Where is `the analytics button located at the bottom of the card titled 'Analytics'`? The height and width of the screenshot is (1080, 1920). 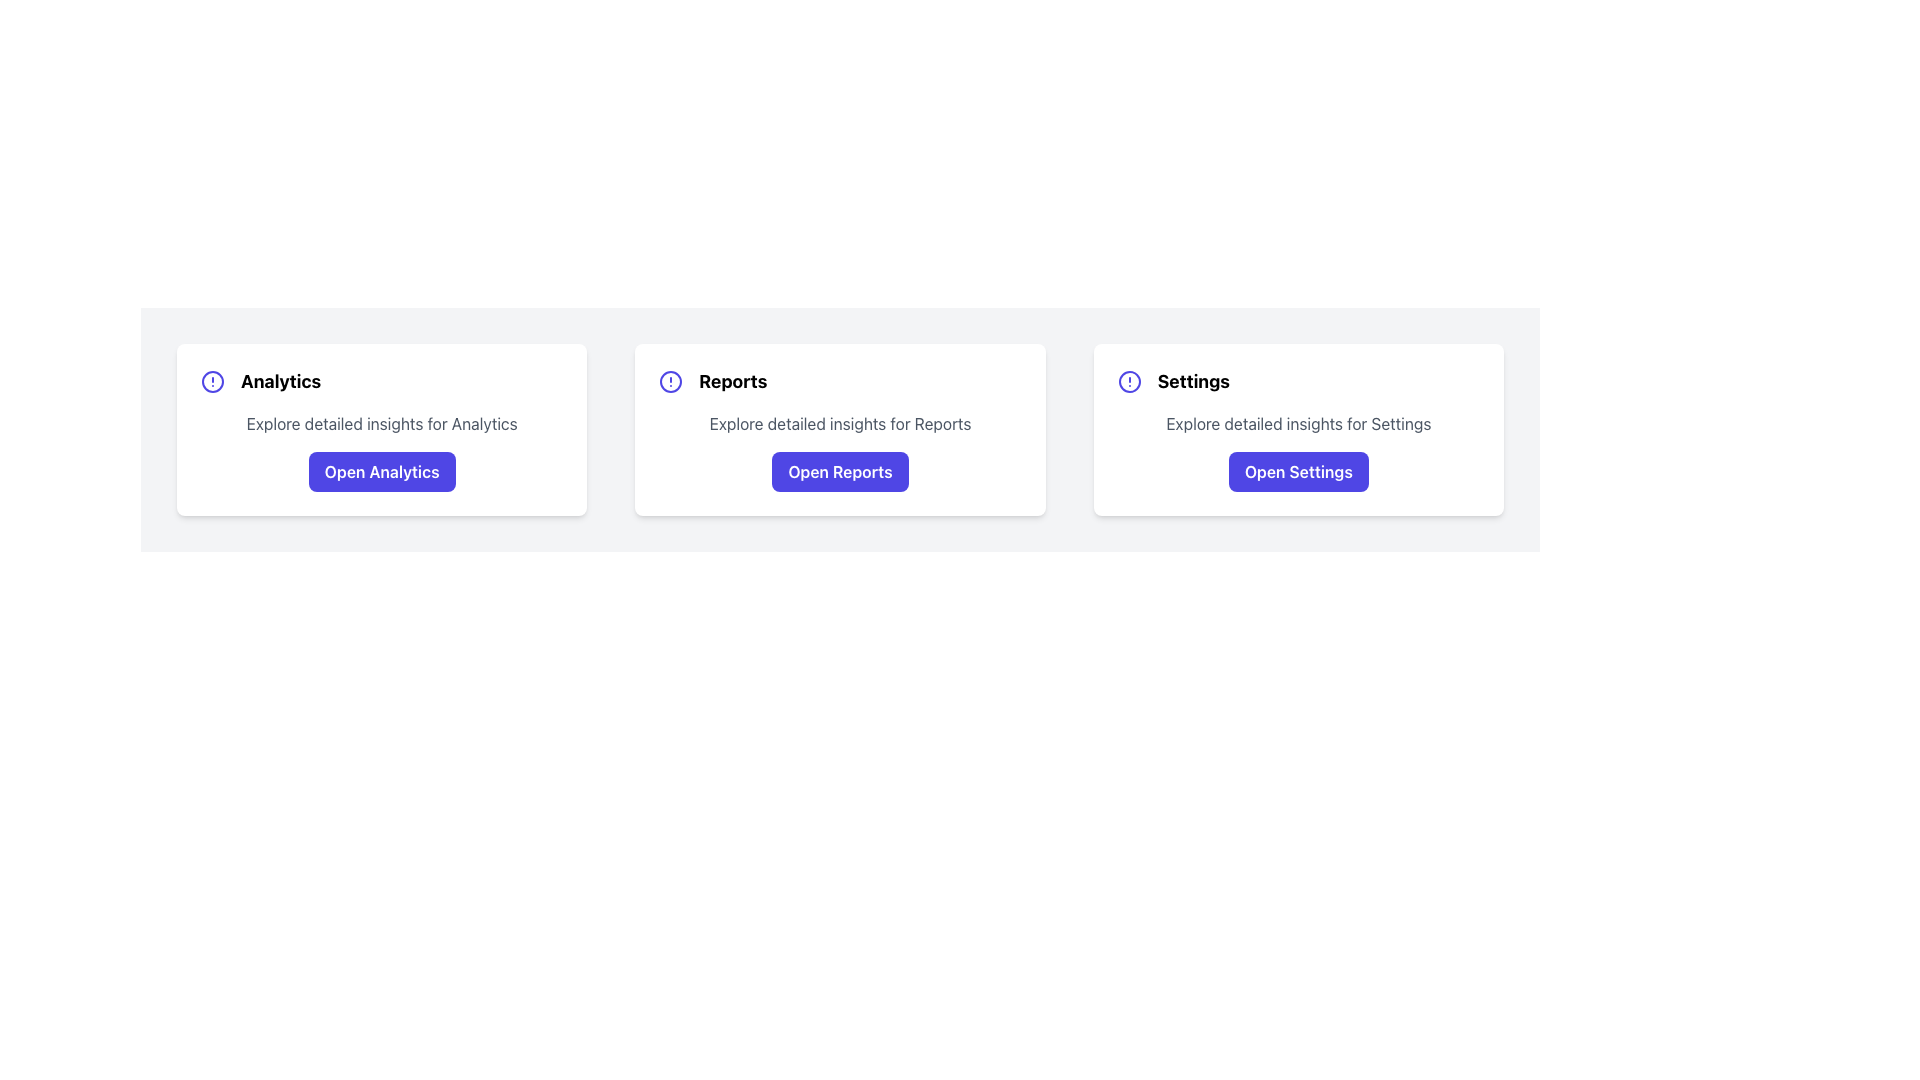
the analytics button located at the bottom of the card titled 'Analytics' is located at coordinates (382, 471).